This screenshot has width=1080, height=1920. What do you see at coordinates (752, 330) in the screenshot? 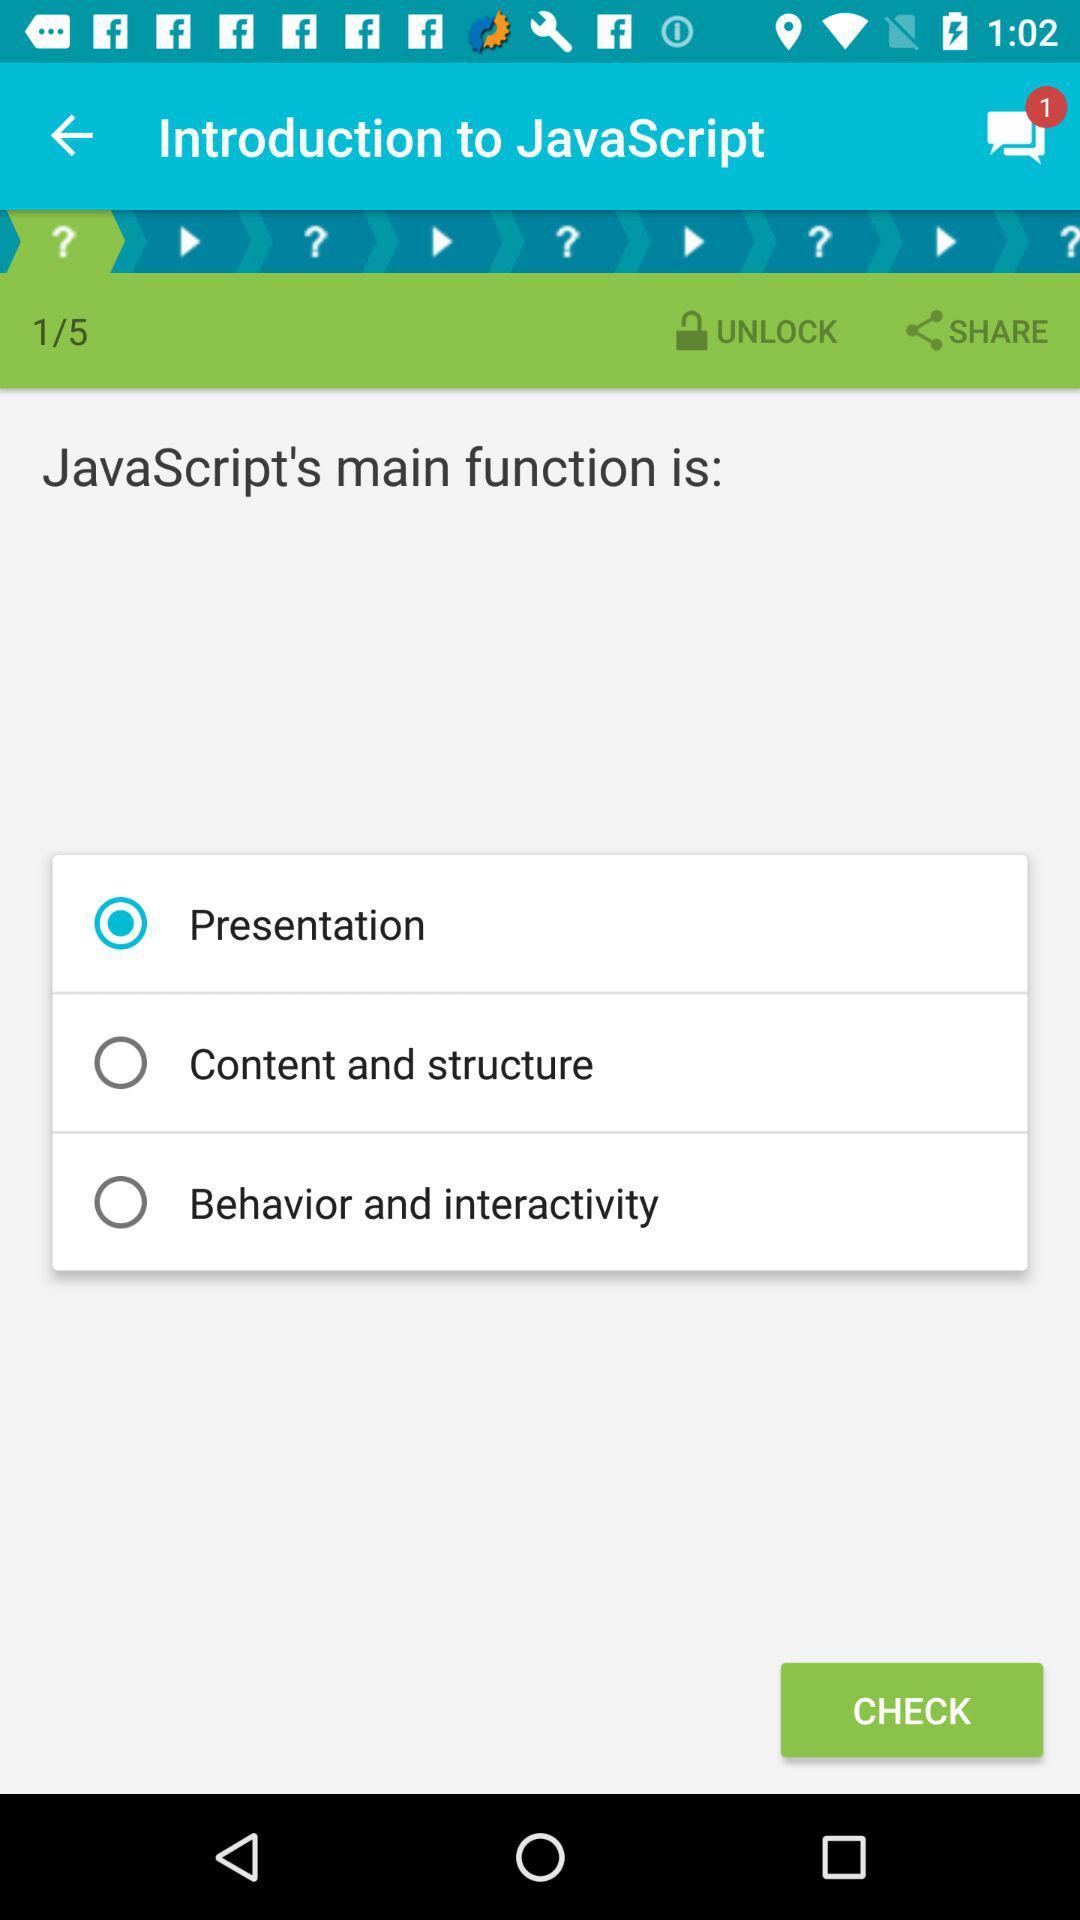
I see `the icon to the left of the share icon` at bounding box center [752, 330].